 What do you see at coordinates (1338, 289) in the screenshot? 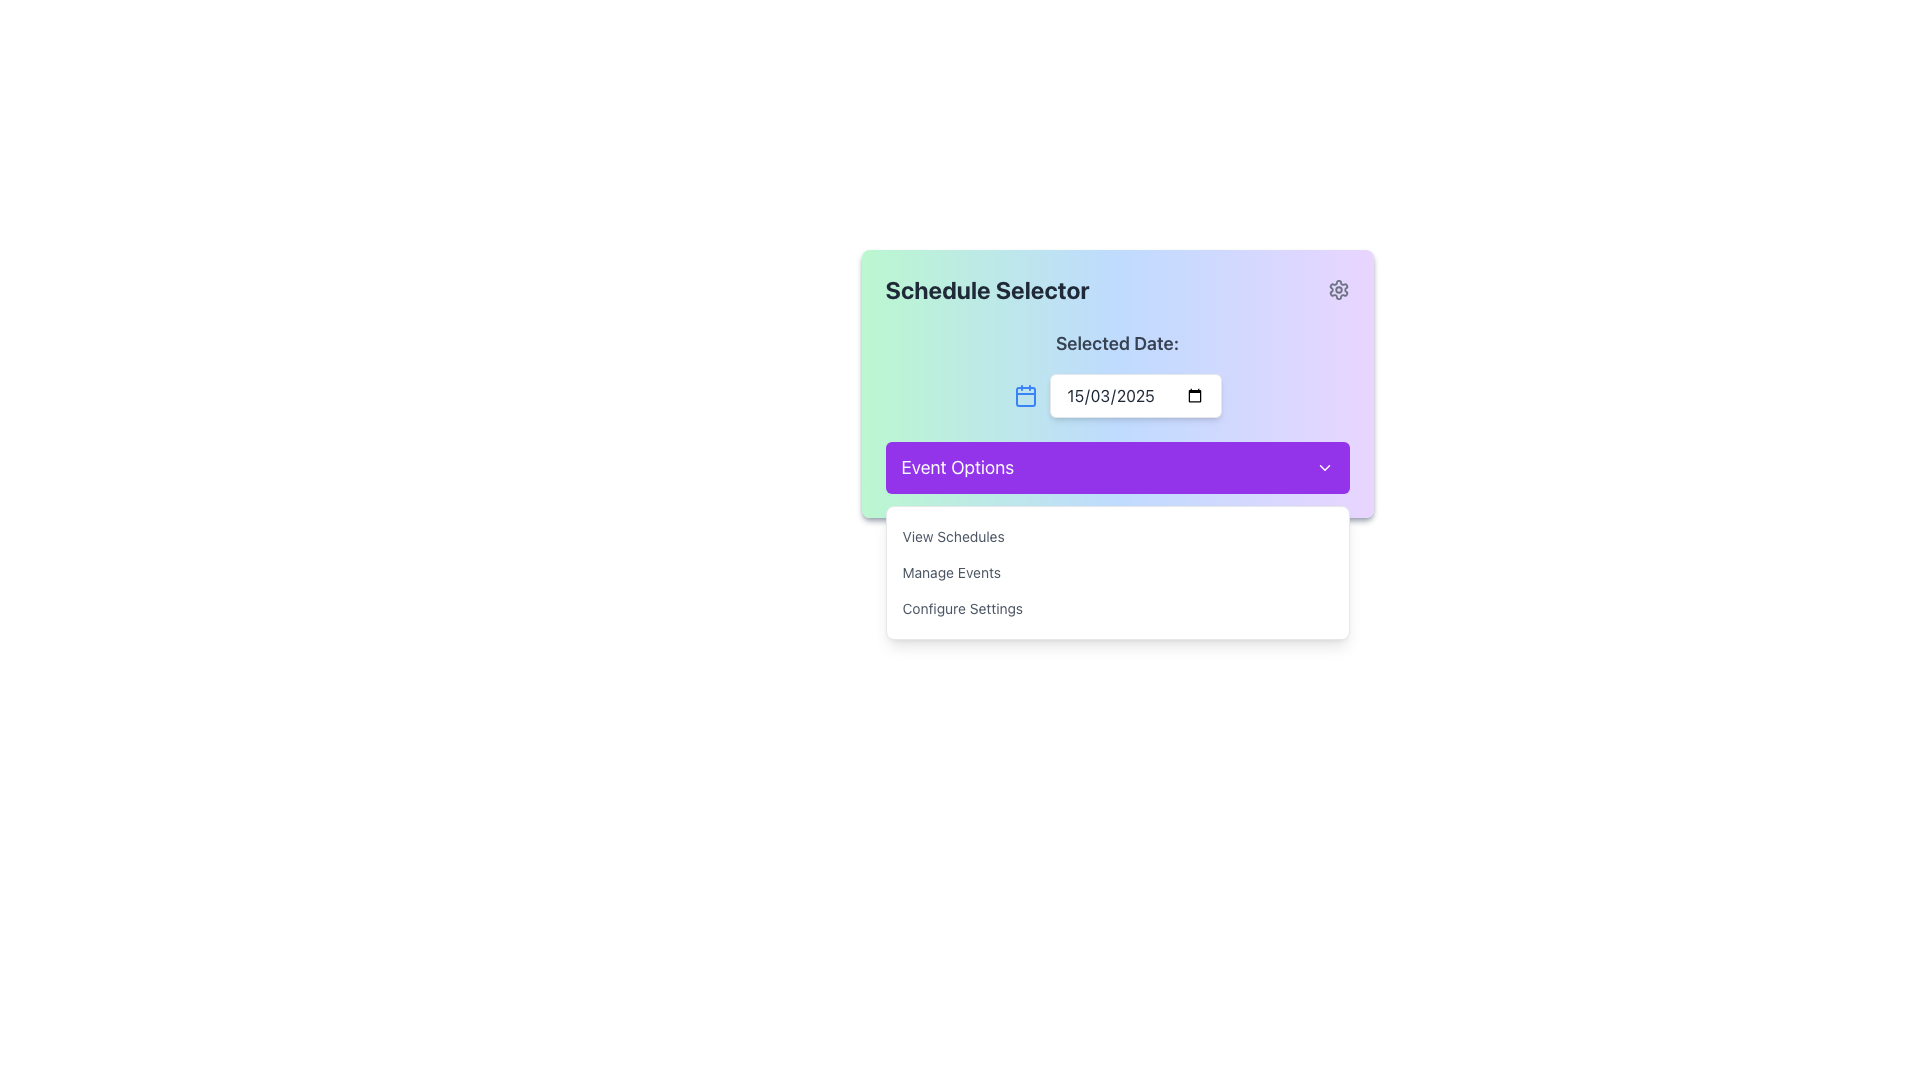
I see `the settings icon button located at the top-right corner adjacent to the 'Schedule Selector' heading` at bounding box center [1338, 289].